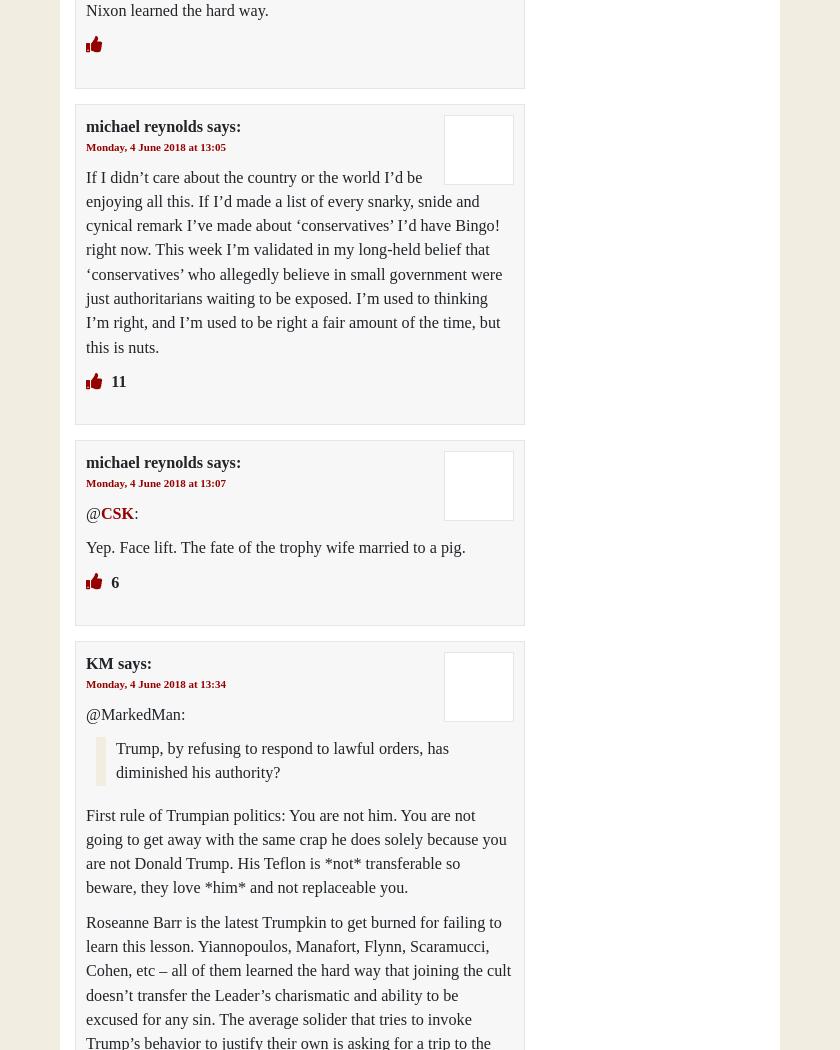 The width and height of the screenshot is (840, 1050). What do you see at coordinates (86, 683) in the screenshot?
I see `'Monday, 4 June 2018 at 13:34'` at bounding box center [86, 683].